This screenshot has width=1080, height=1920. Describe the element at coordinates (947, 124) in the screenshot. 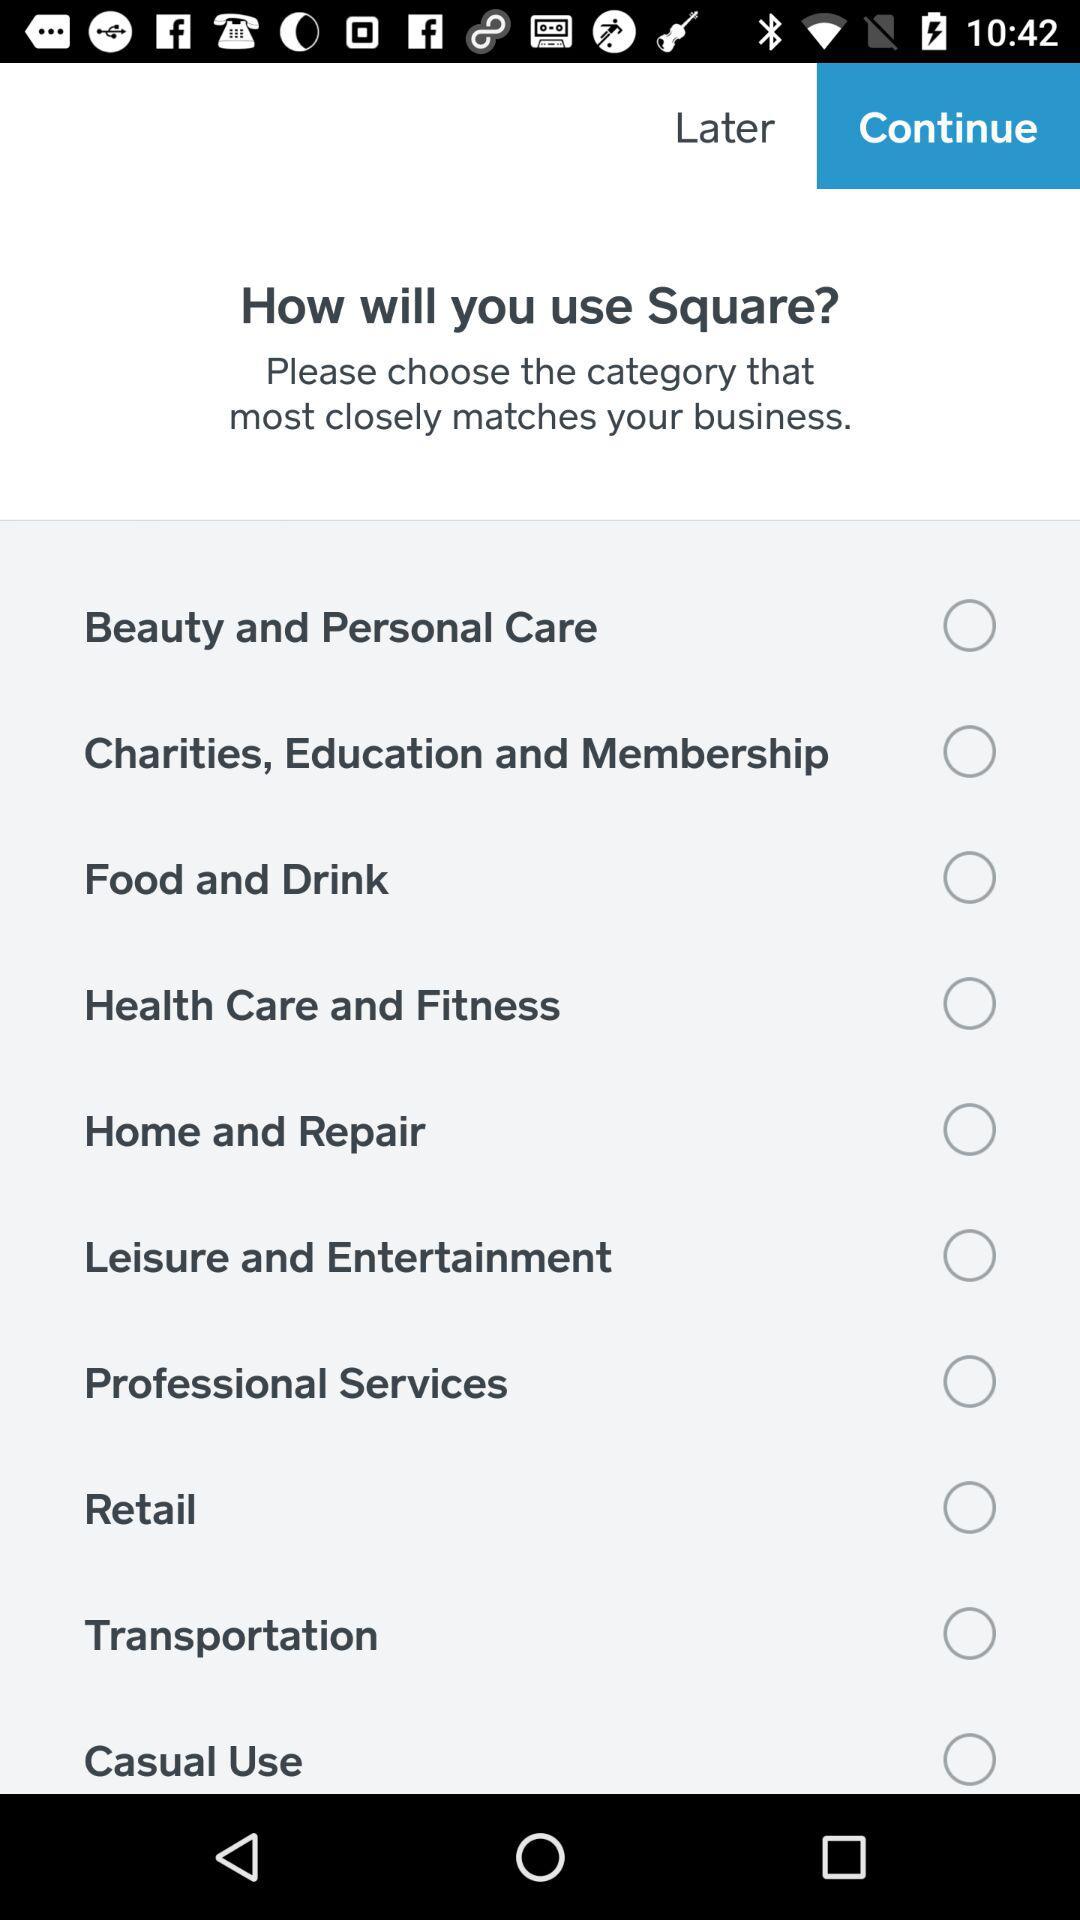

I see `the continue` at that location.